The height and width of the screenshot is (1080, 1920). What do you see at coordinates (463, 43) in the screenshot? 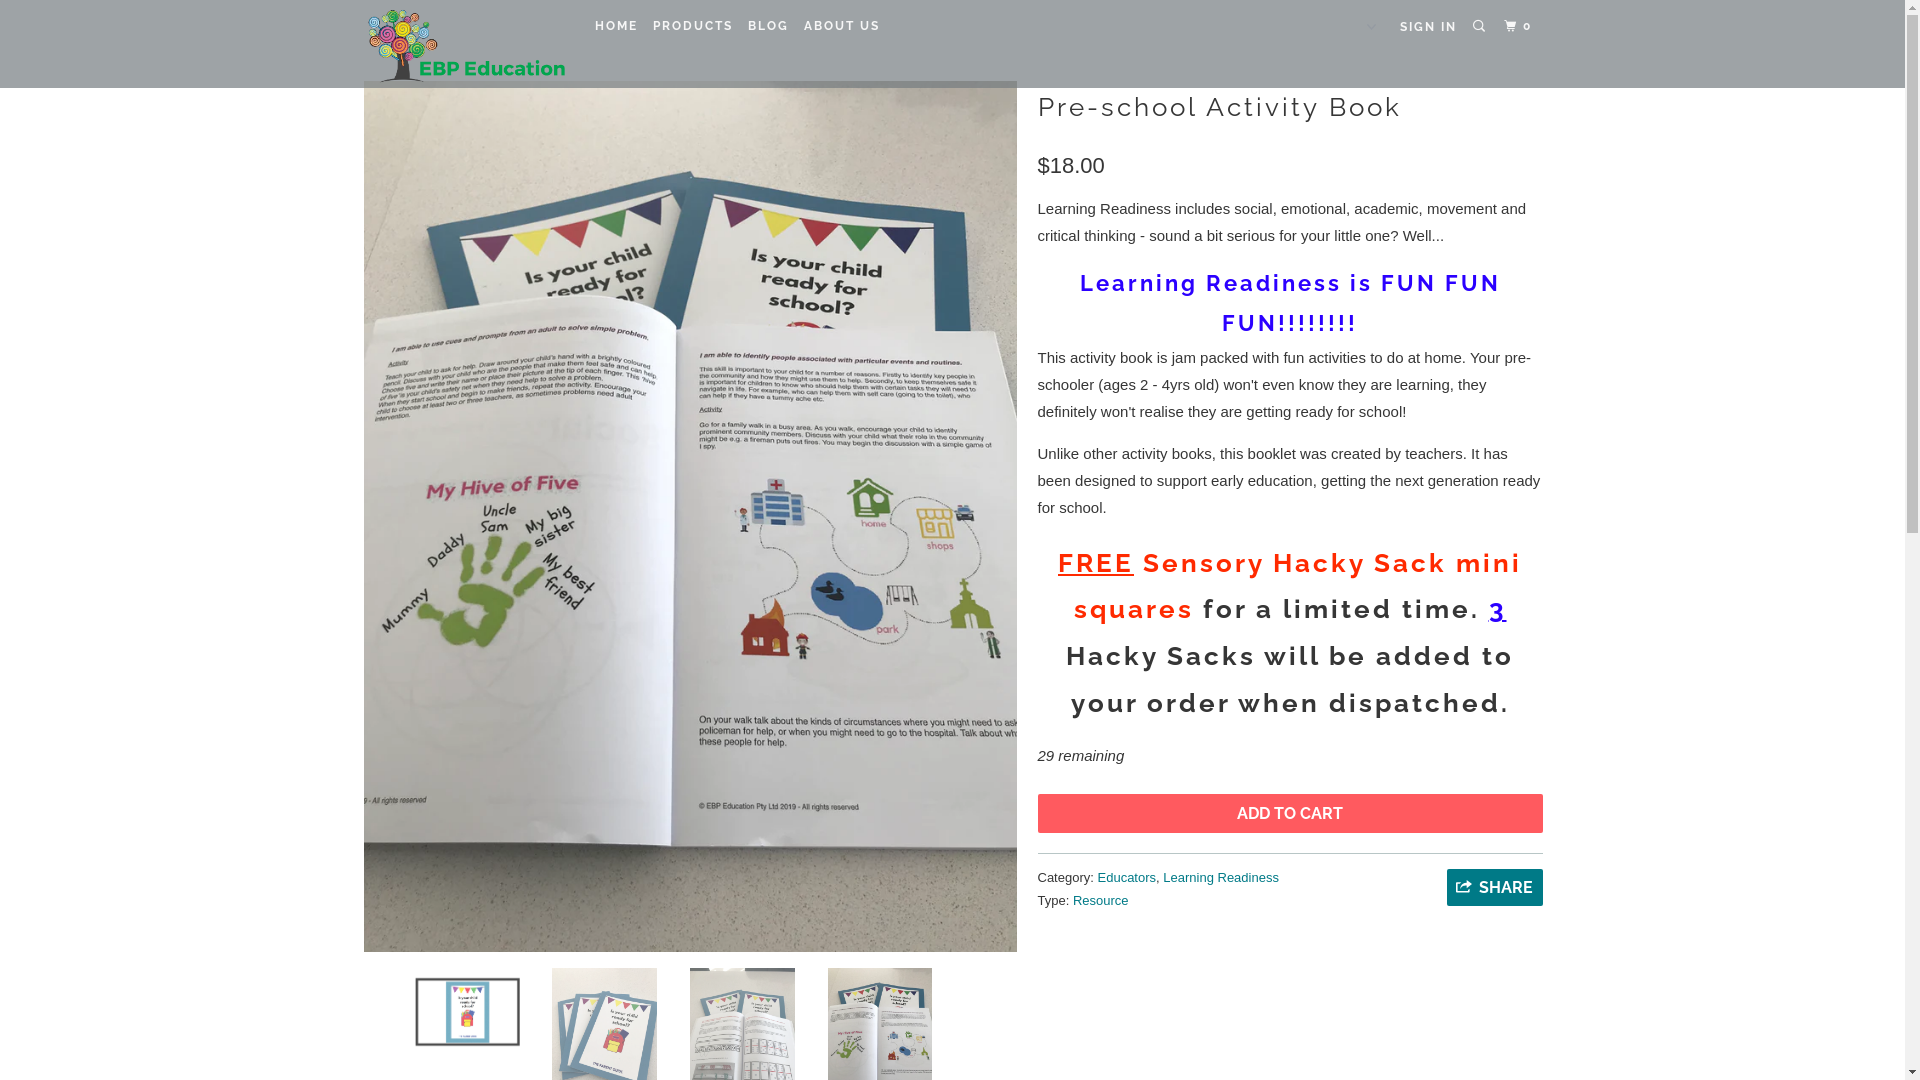
I see `'EBP Education'` at bounding box center [463, 43].